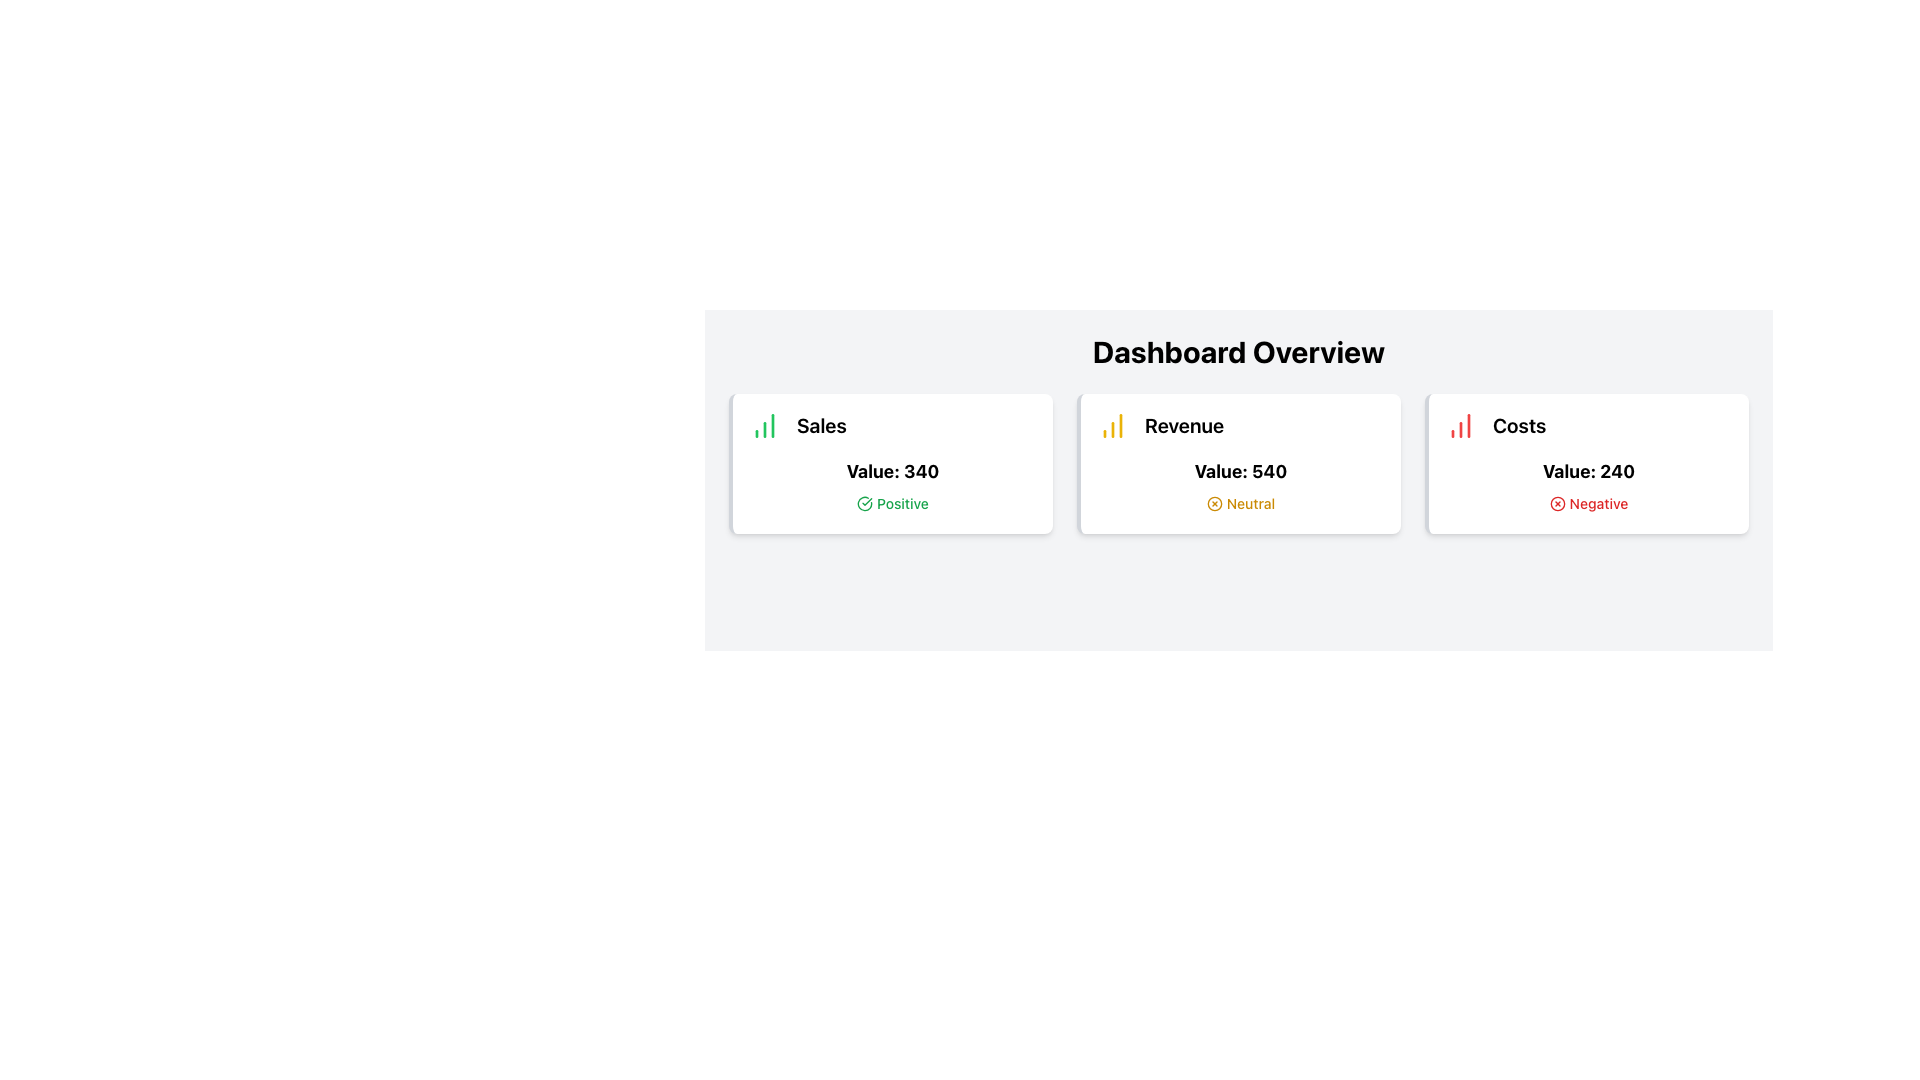 The width and height of the screenshot is (1920, 1080). Describe the element at coordinates (1184, 424) in the screenshot. I see `the 'Revenue' text label` at that location.